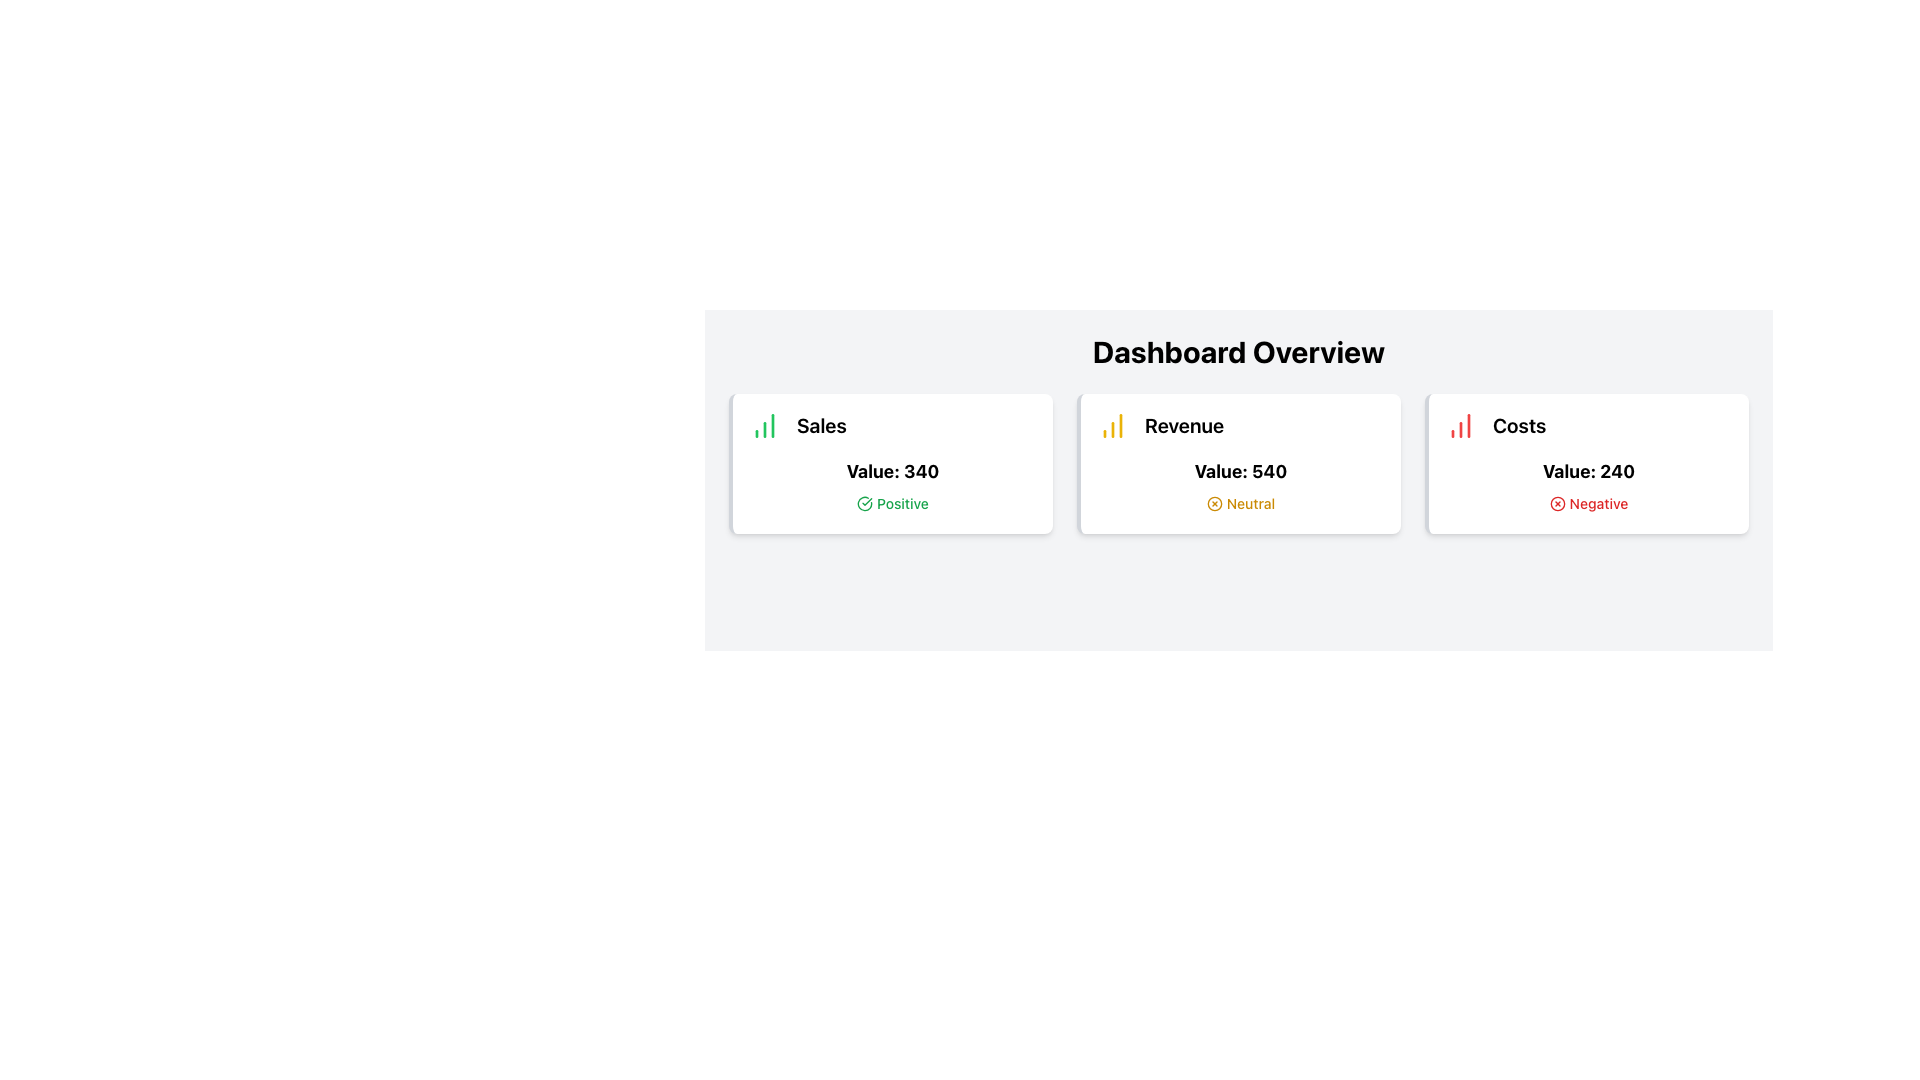 The width and height of the screenshot is (1920, 1080). Describe the element at coordinates (1184, 424) in the screenshot. I see `the 'Revenue' text label` at that location.